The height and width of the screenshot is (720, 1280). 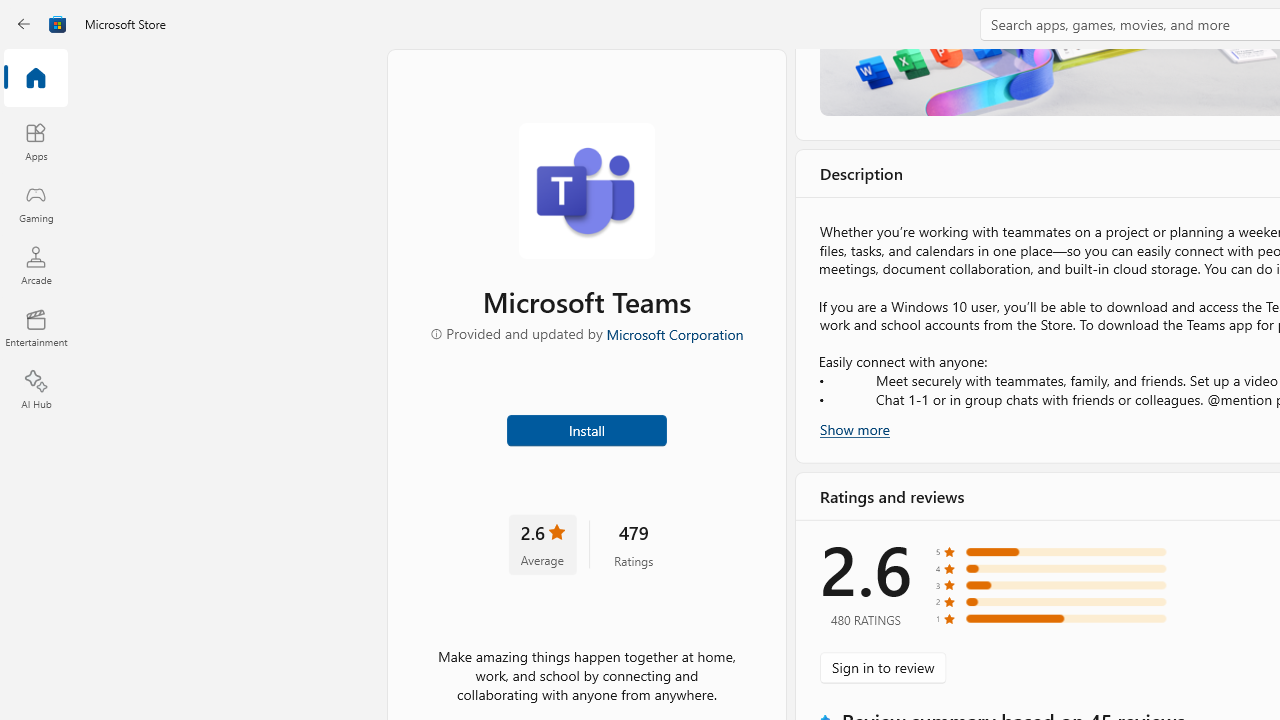 What do you see at coordinates (24, 24) in the screenshot?
I see `'Back'` at bounding box center [24, 24].